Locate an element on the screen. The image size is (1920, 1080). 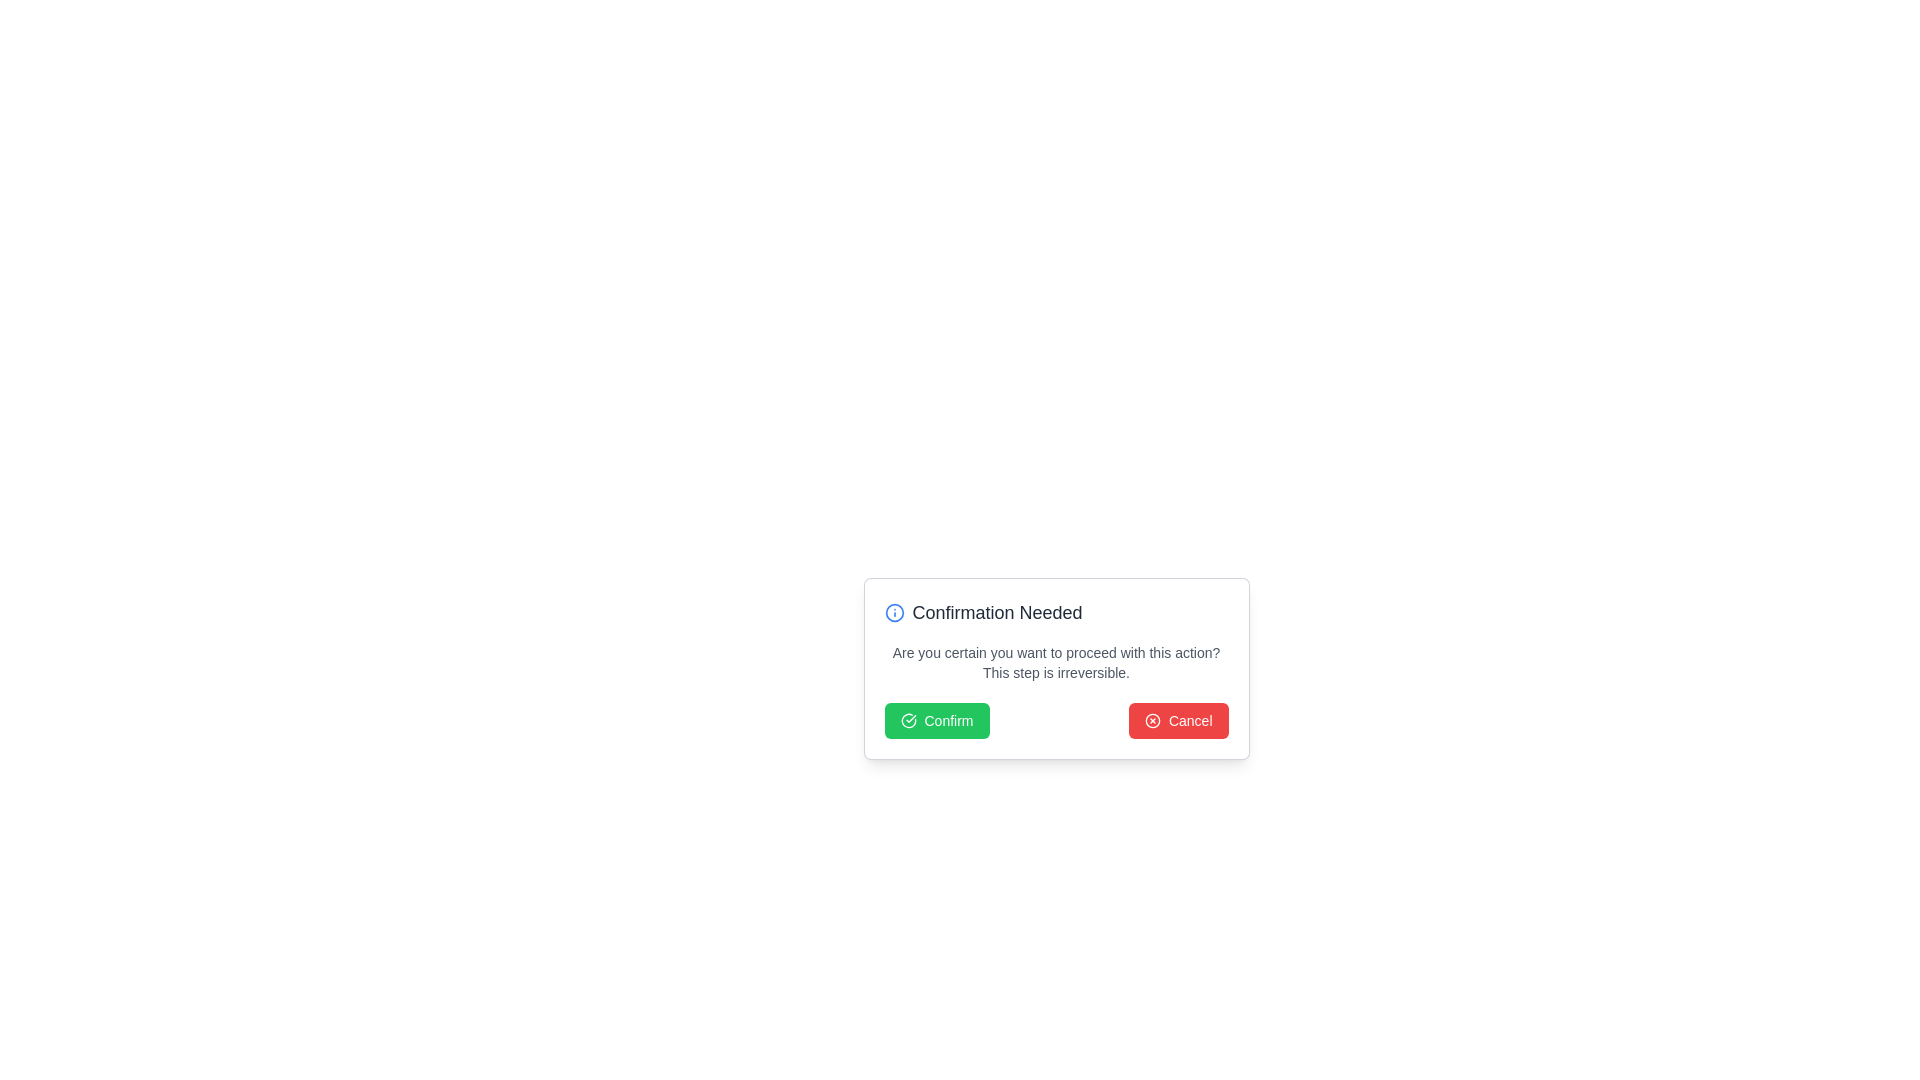
the SVG graphical element that is part of a larger icon, located at the center of a modal dialog in the top-left corner of the informational message is located at coordinates (1152, 721).